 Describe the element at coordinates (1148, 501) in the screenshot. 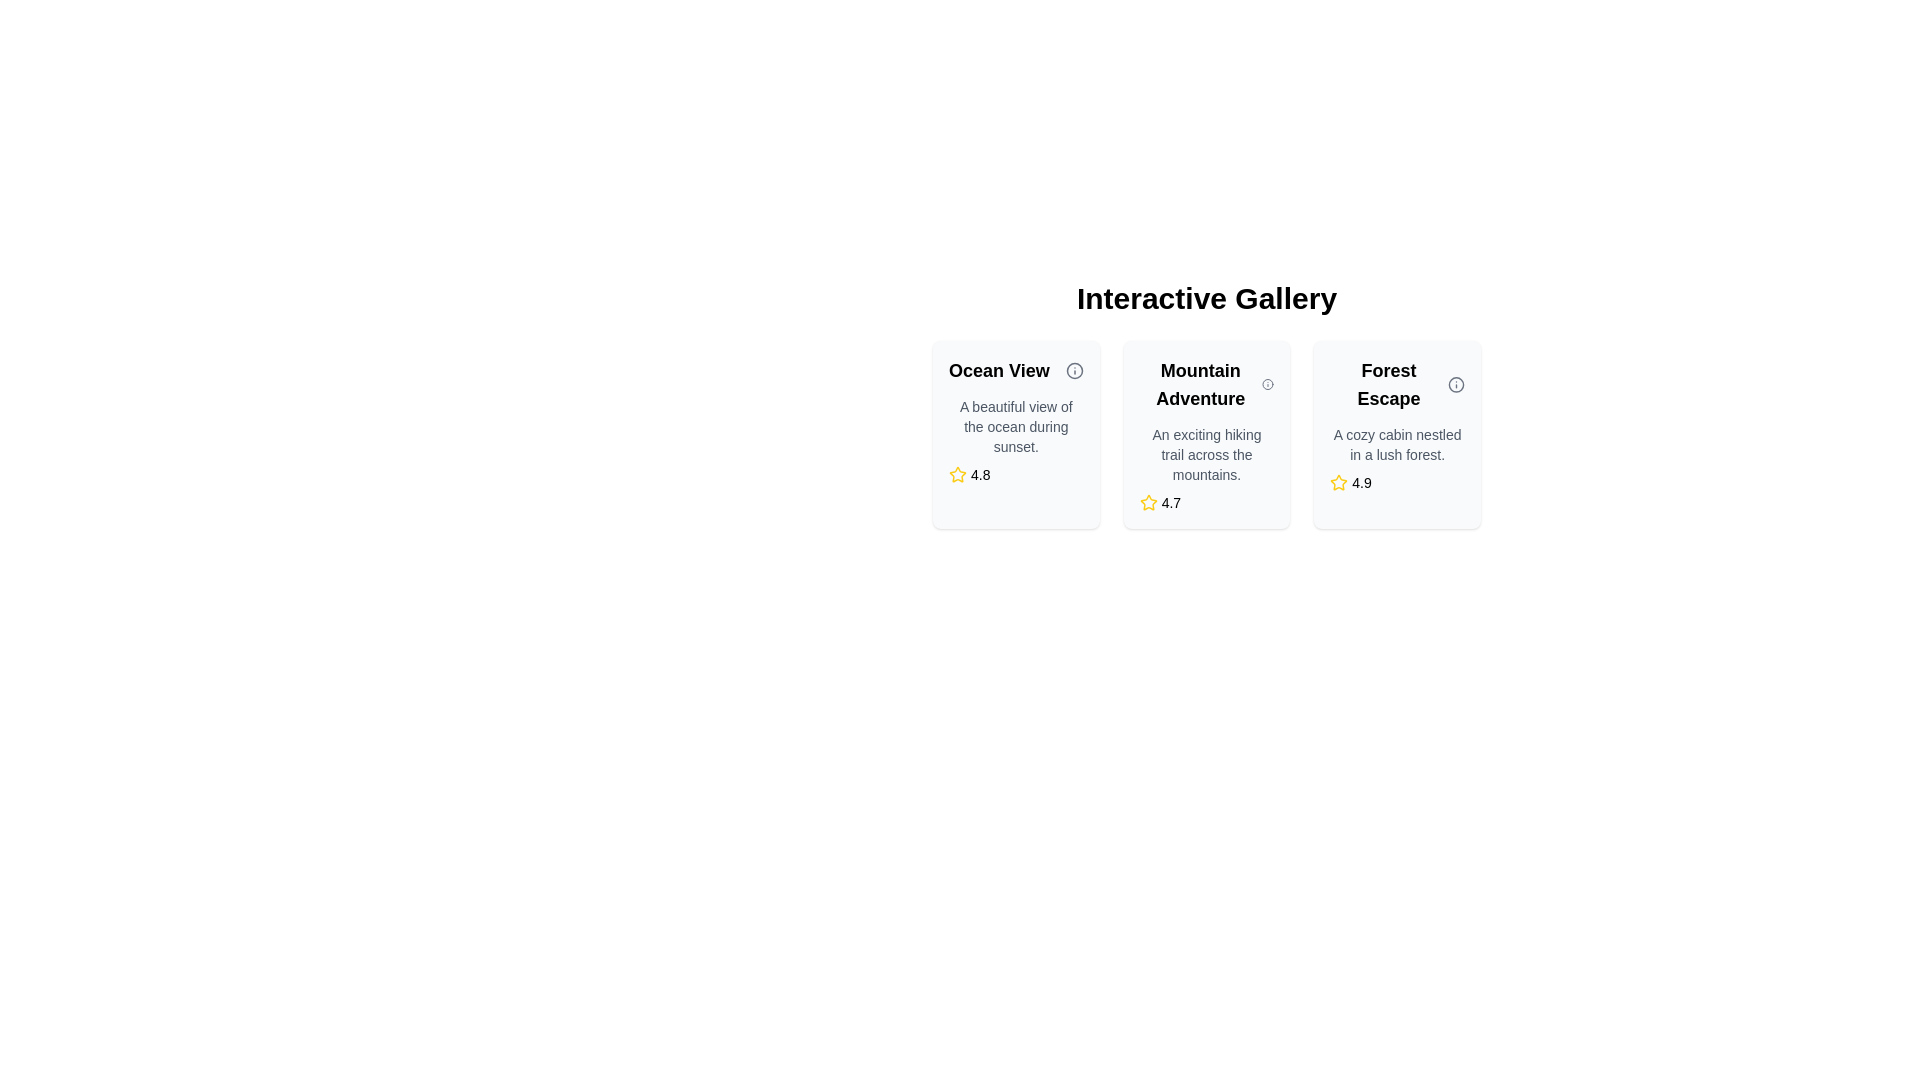

I see `the yellow star icon associated with the rating system in the 'Mountain Adventure' card, located to the left of the text '4.7'` at that location.